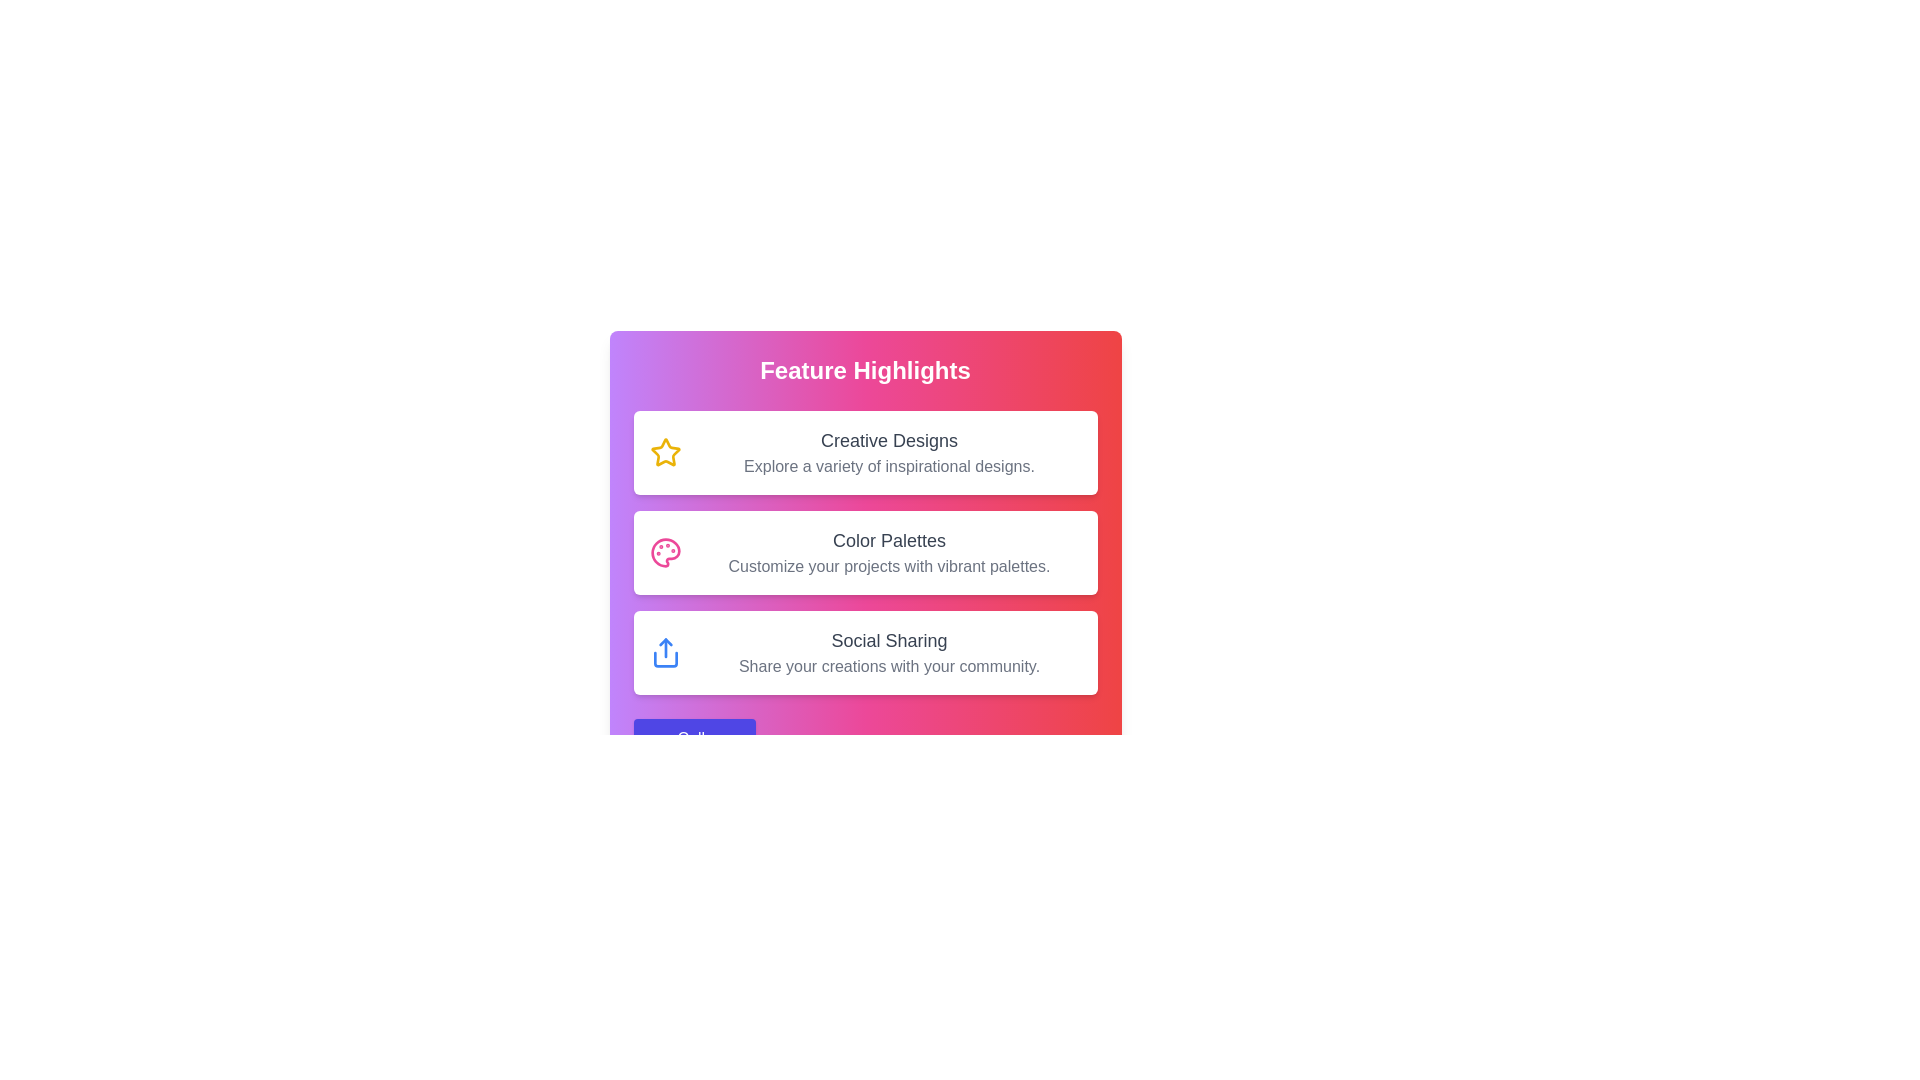  What do you see at coordinates (865, 739) in the screenshot?
I see `the button at the bottom center of the card` at bounding box center [865, 739].